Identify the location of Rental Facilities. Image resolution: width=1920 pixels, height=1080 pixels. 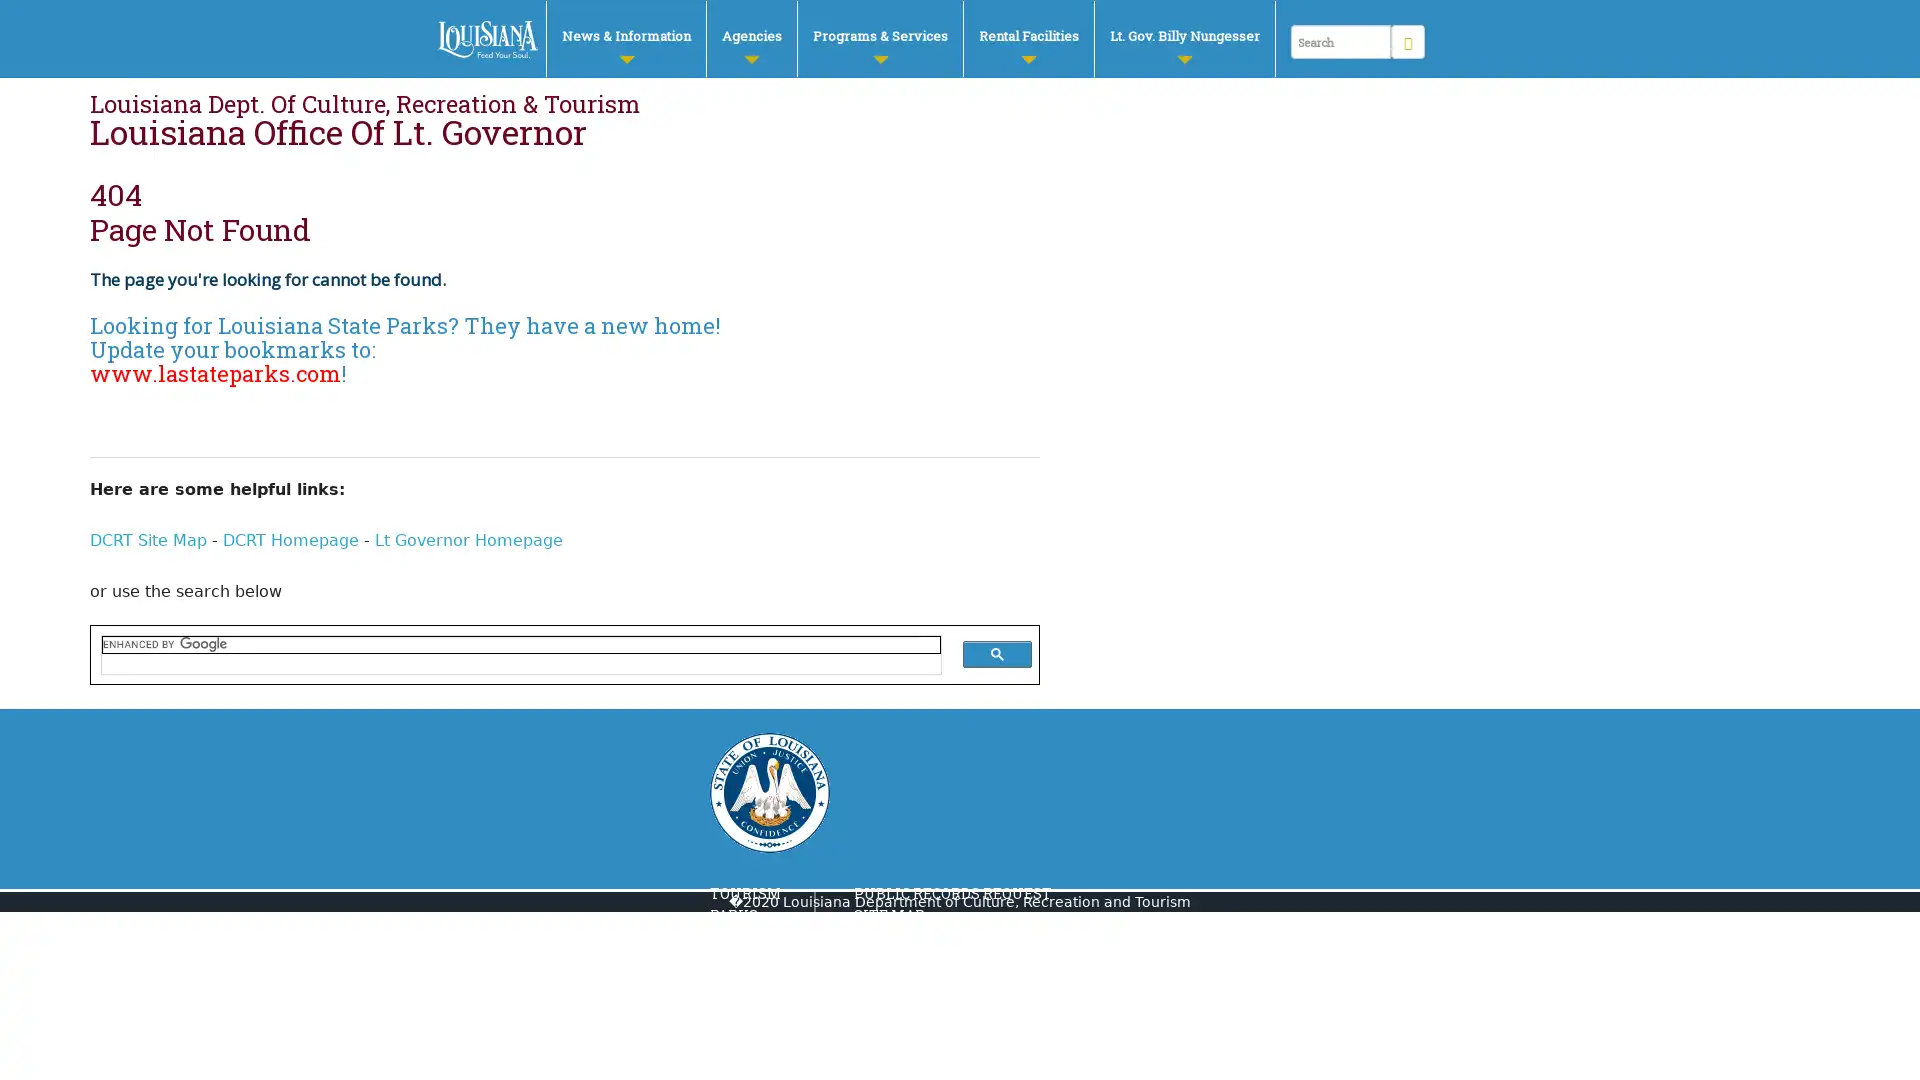
(1028, 38).